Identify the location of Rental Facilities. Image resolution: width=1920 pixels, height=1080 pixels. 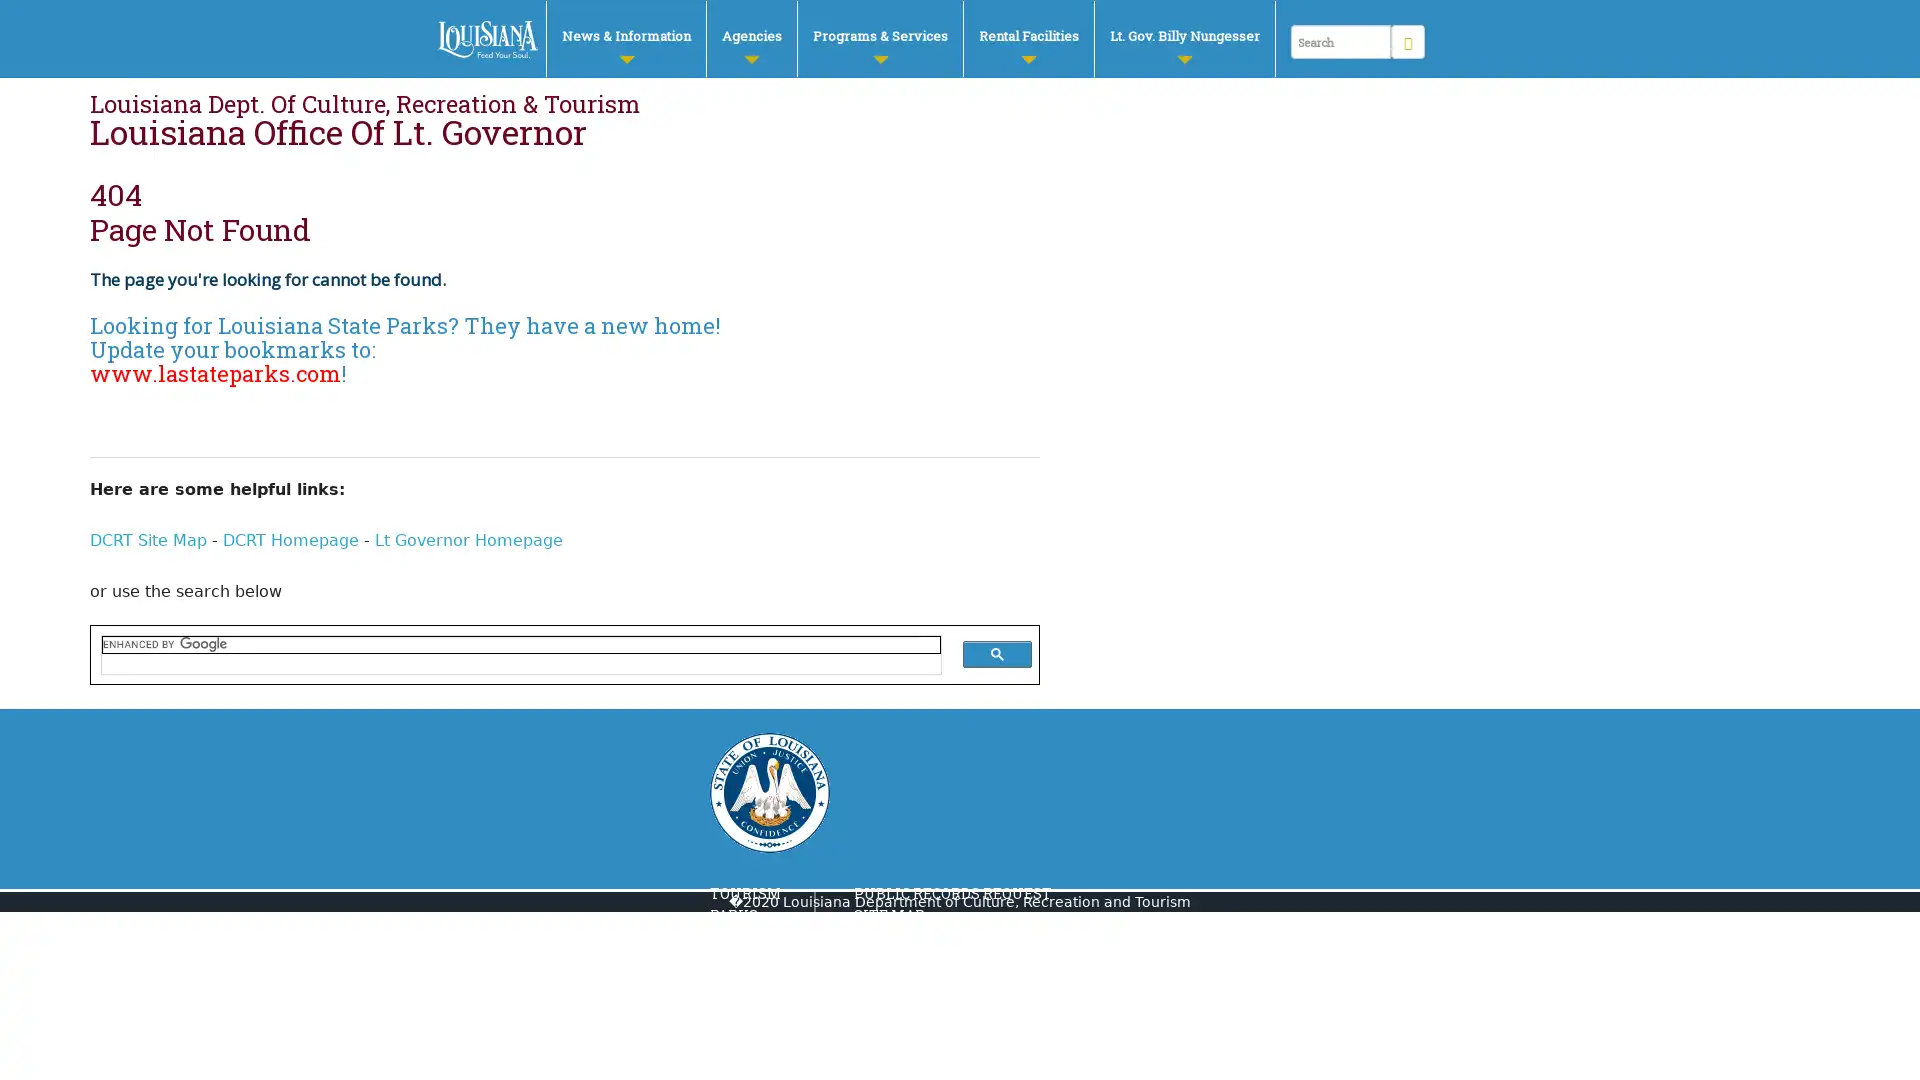
(1028, 38).